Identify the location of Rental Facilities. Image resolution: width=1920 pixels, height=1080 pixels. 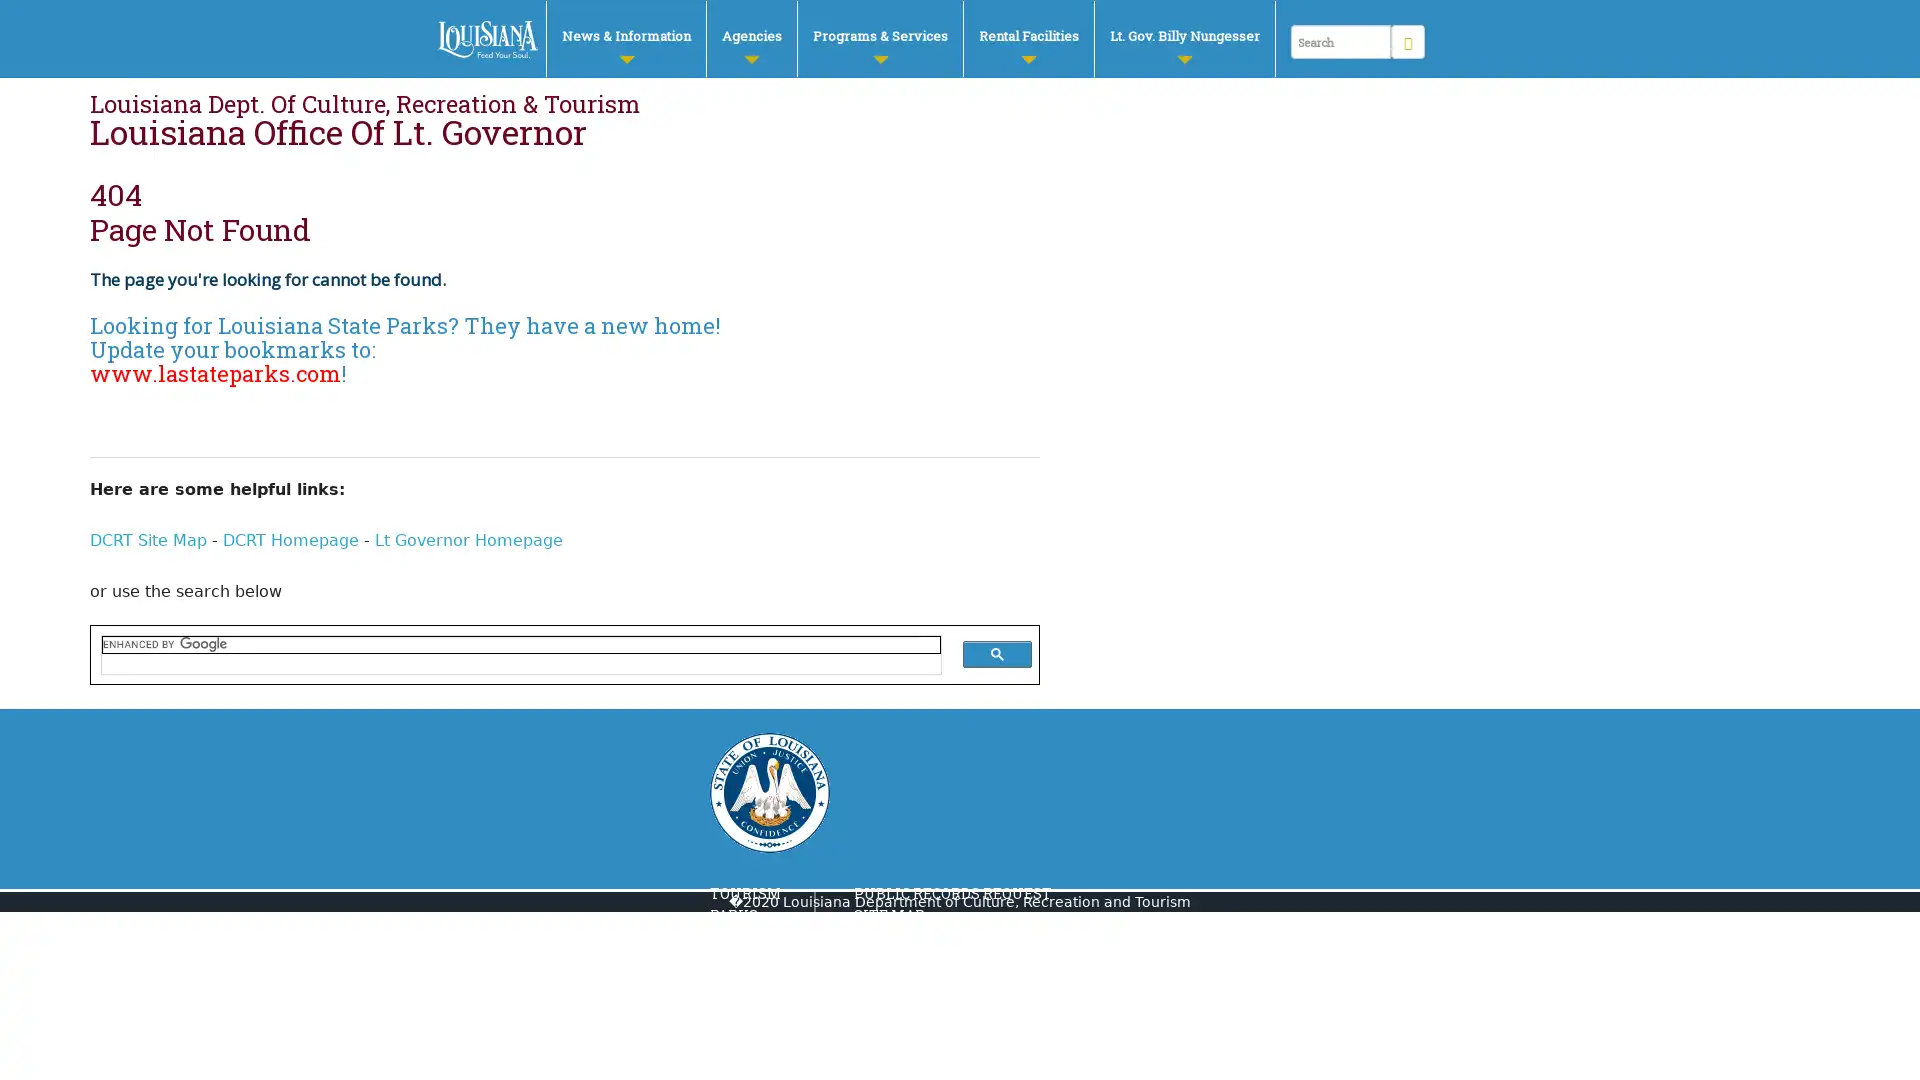
(1028, 38).